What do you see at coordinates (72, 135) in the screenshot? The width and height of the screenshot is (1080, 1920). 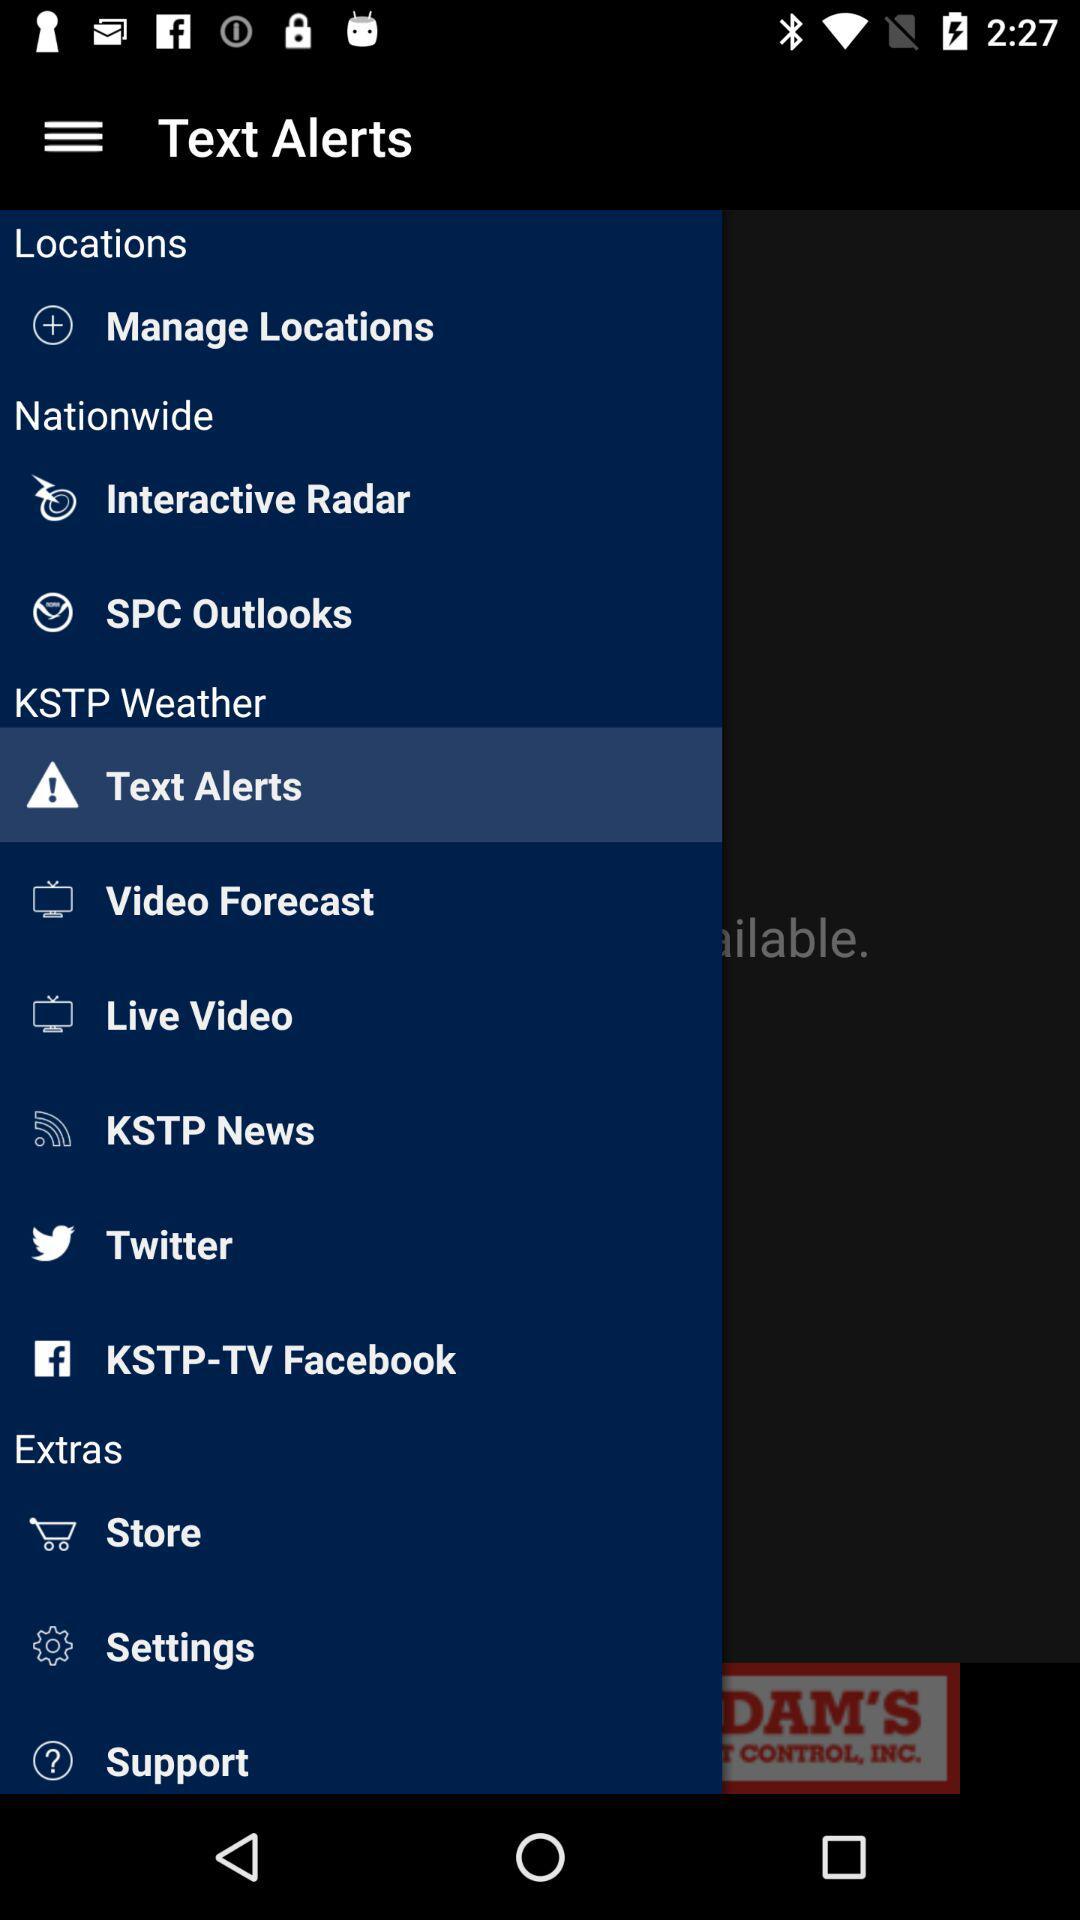 I see `menu button` at bounding box center [72, 135].